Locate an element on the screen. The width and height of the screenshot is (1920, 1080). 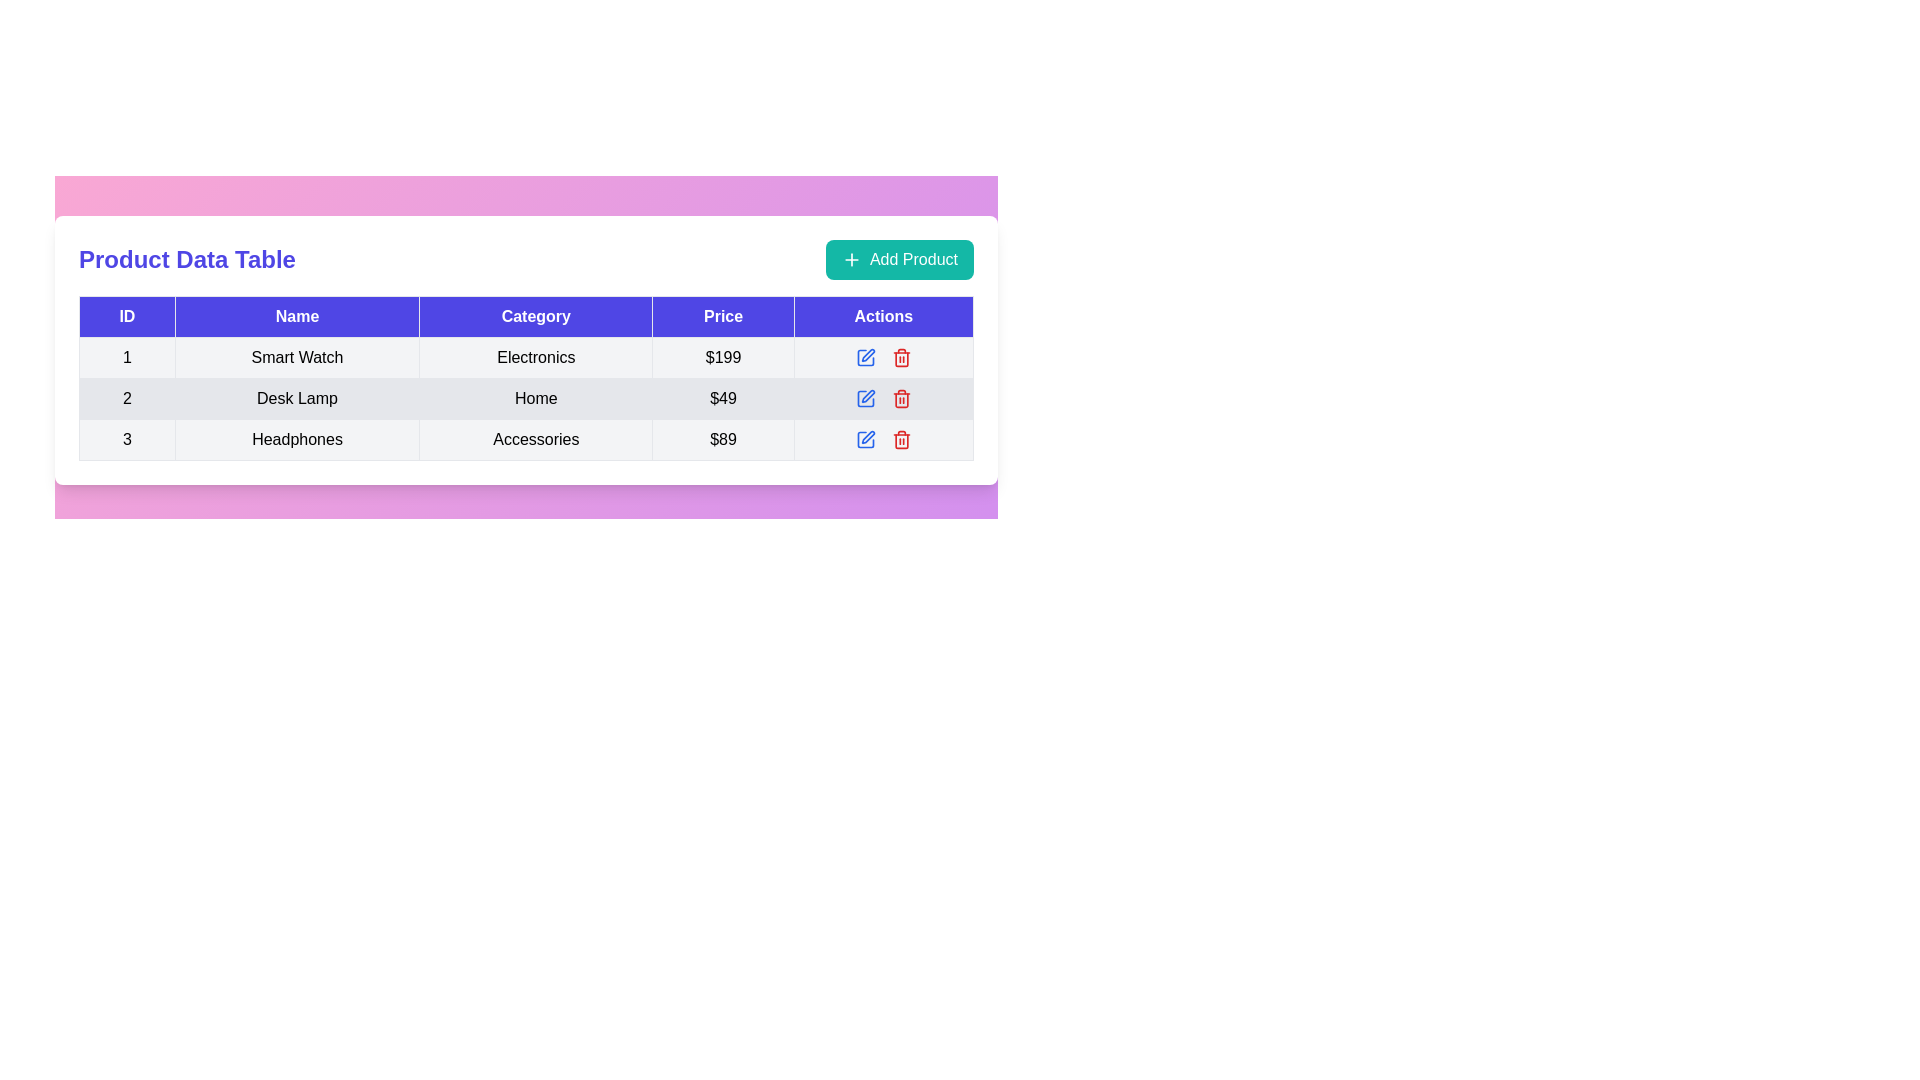
the 'Add Product' icon located on the left edge of the 'Add Product' button to trigger potential visual effects is located at coordinates (851, 258).